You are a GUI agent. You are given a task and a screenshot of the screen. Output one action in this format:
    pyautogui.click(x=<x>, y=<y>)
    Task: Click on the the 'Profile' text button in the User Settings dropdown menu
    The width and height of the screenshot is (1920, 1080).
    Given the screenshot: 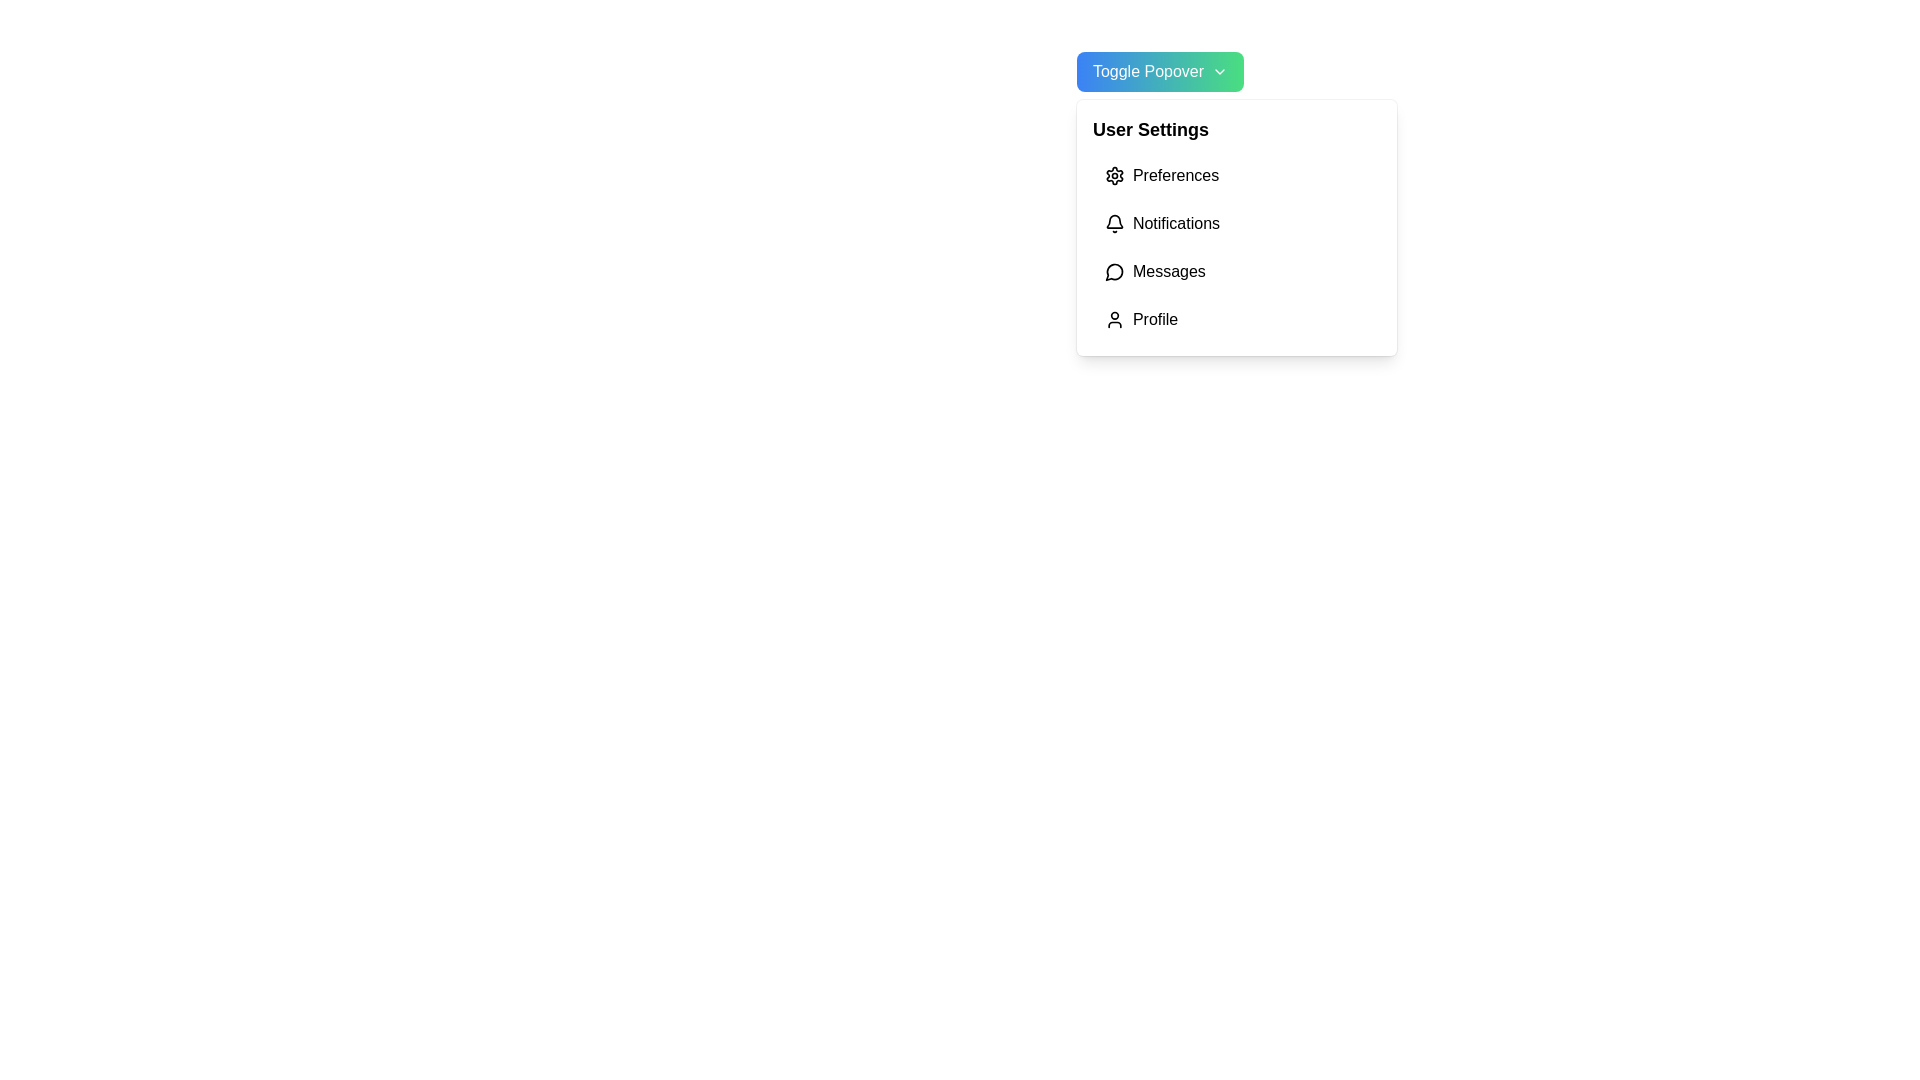 What is the action you would take?
    pyautogui.click(x=1155, y=319)
    